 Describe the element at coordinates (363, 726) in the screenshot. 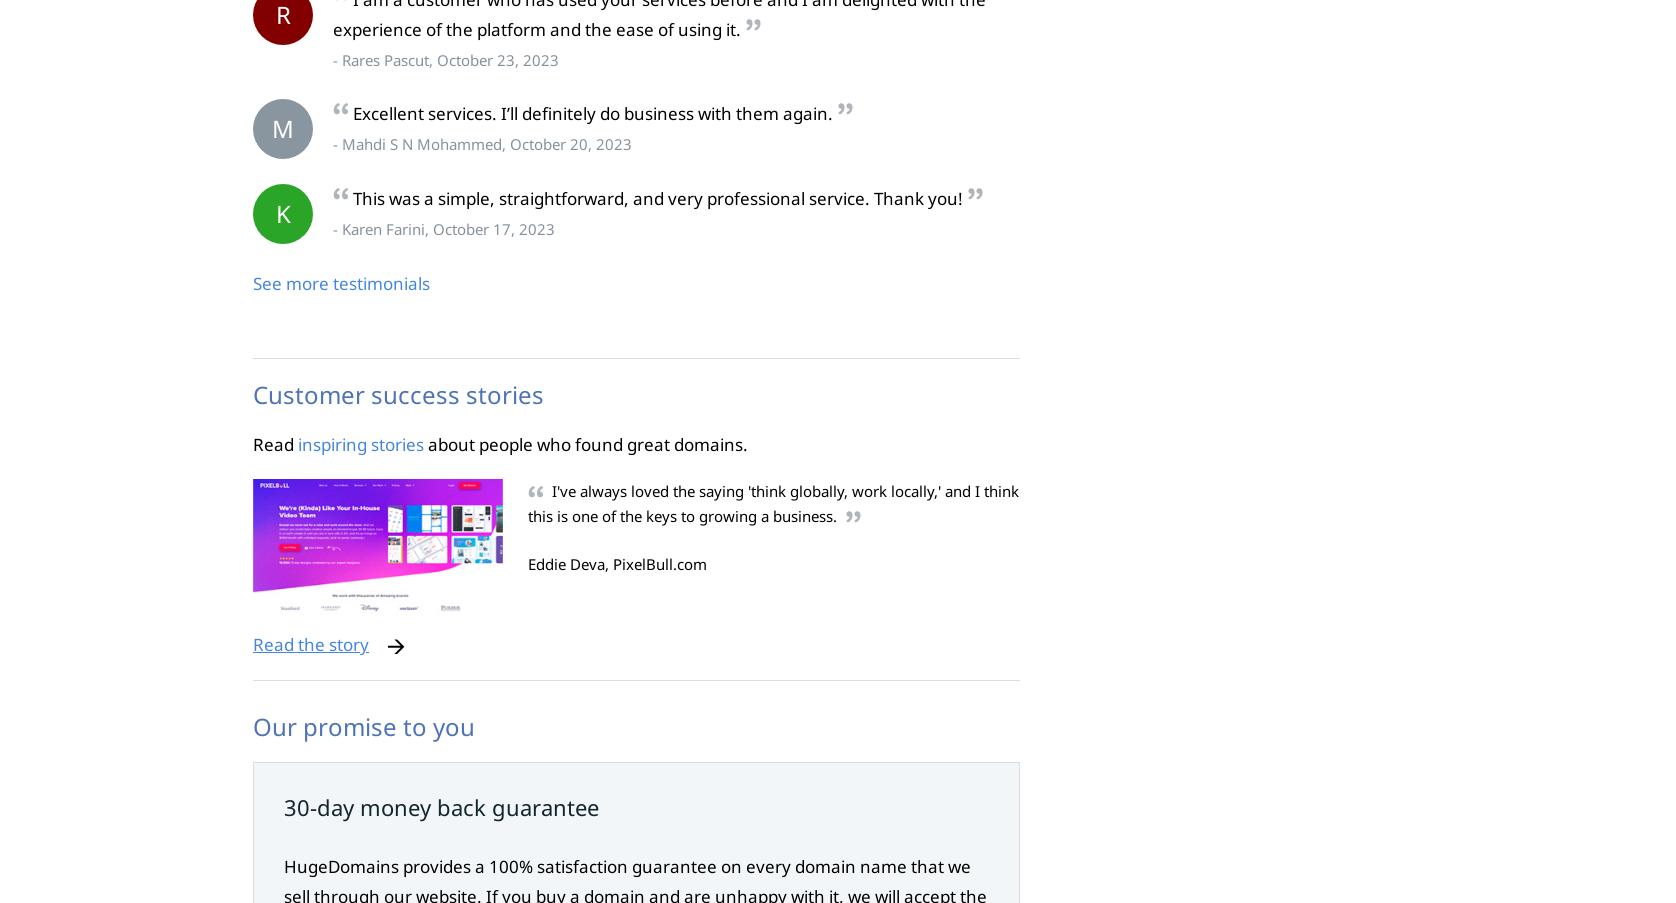

I see `'Our promise to you'` at that location.